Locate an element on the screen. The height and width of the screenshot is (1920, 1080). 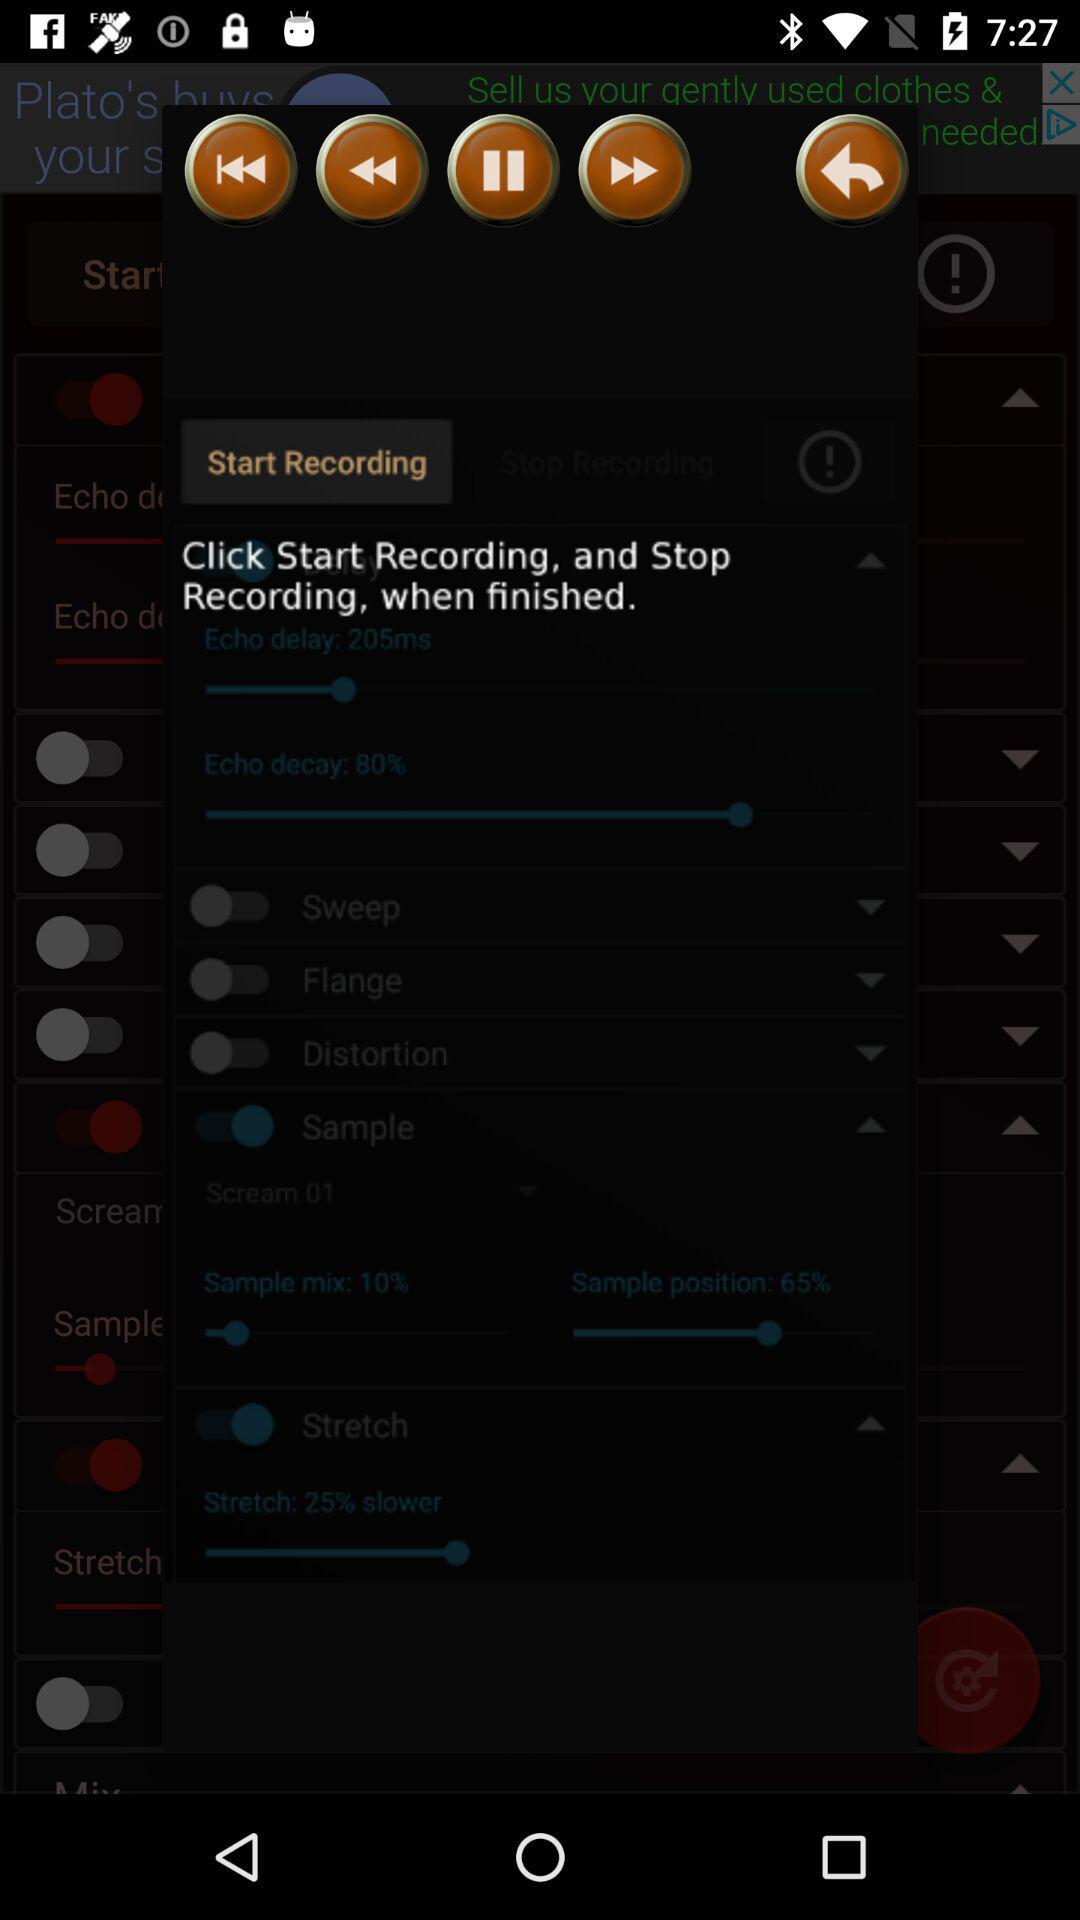
begin recording is located at coordinates (540, 991).